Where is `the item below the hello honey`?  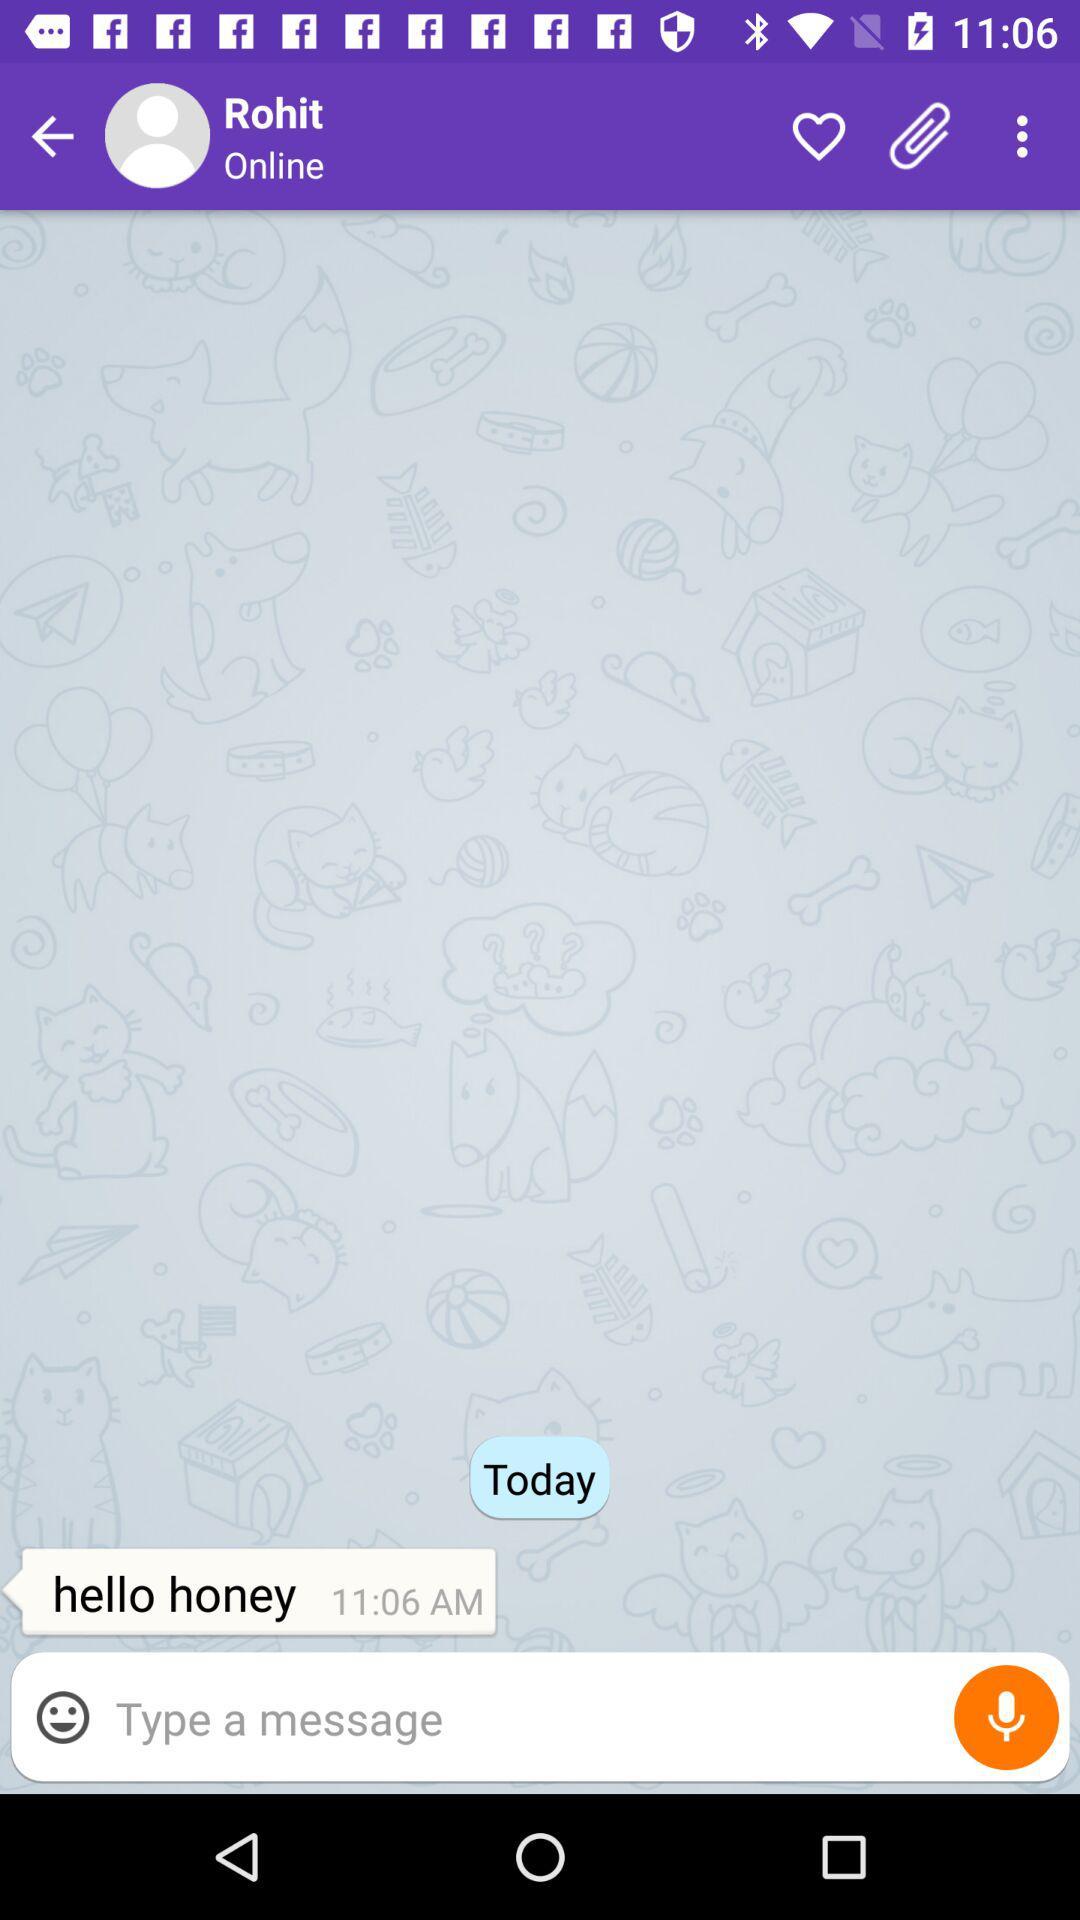
the item below the hello honey is located at coordinates (61, 1716).